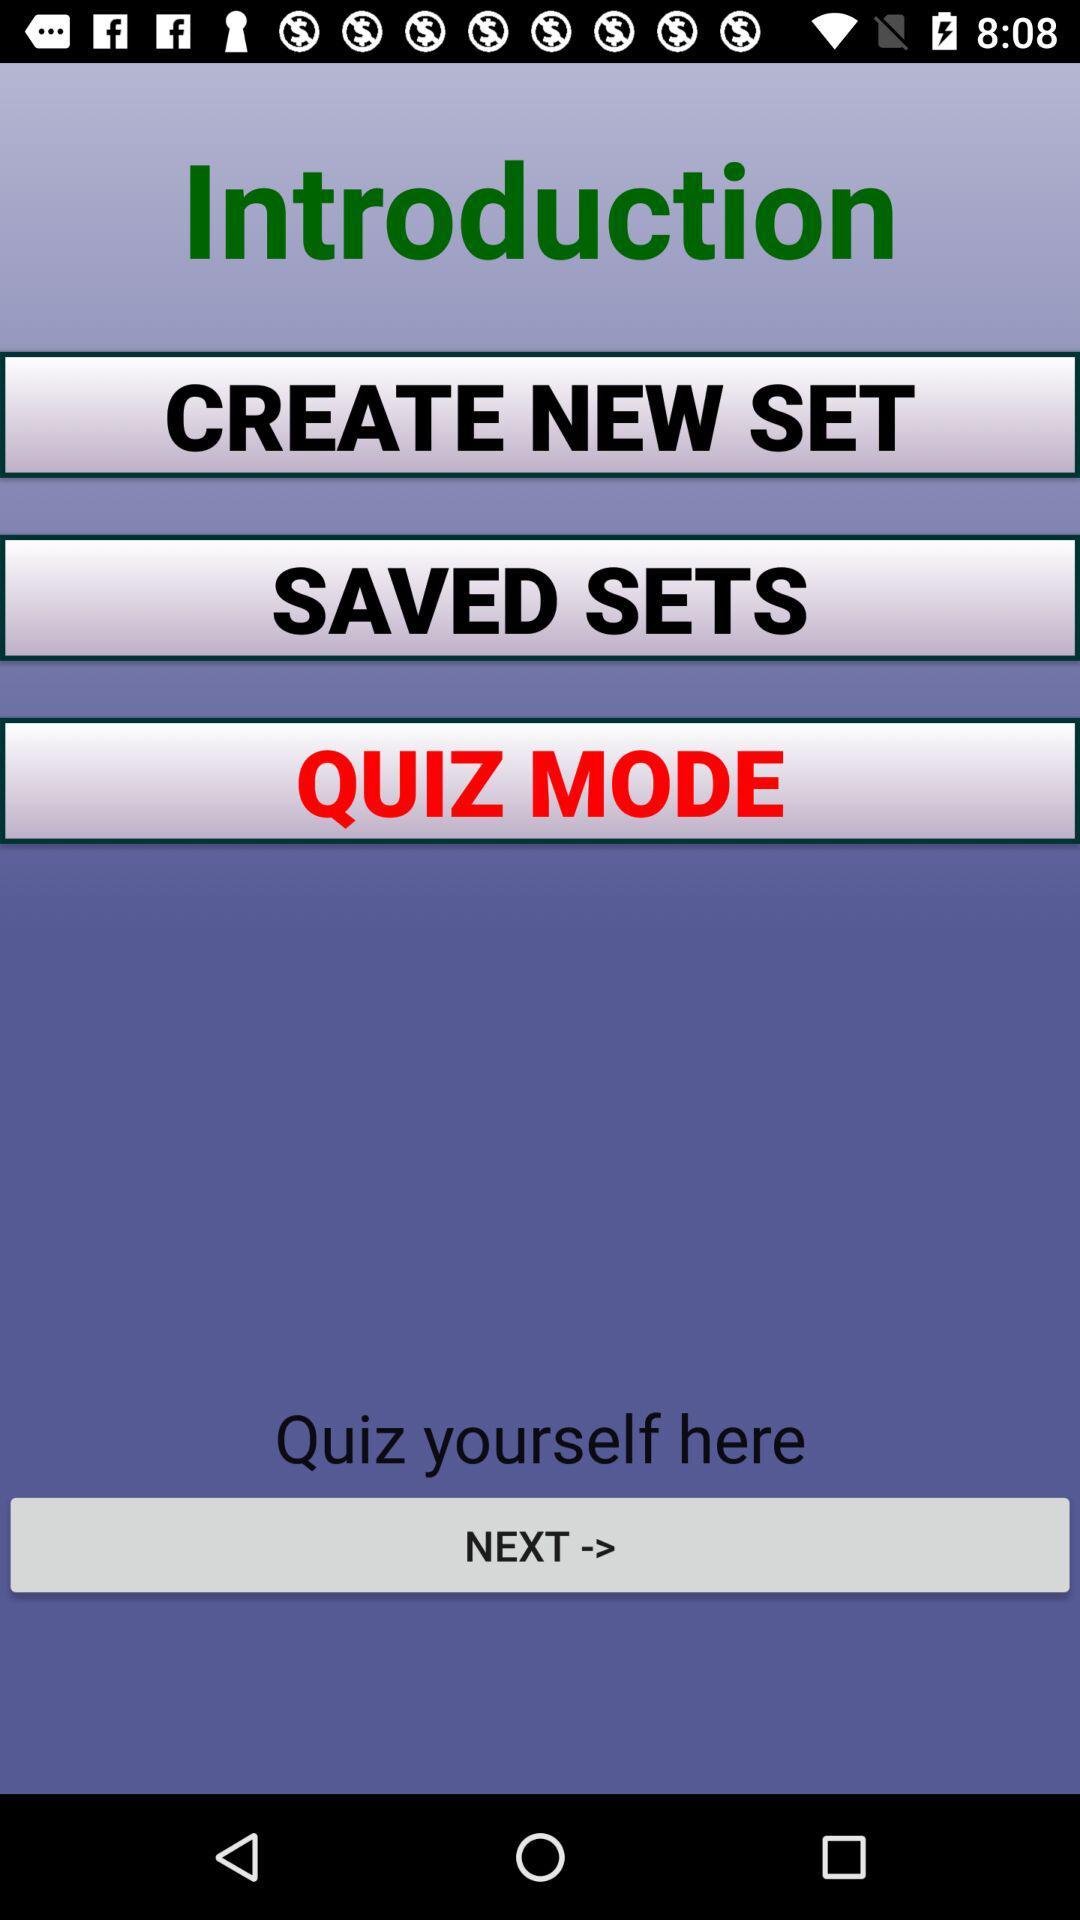 The image size is (1080, 1920). I want to click on saved sets, so click(540, 596).